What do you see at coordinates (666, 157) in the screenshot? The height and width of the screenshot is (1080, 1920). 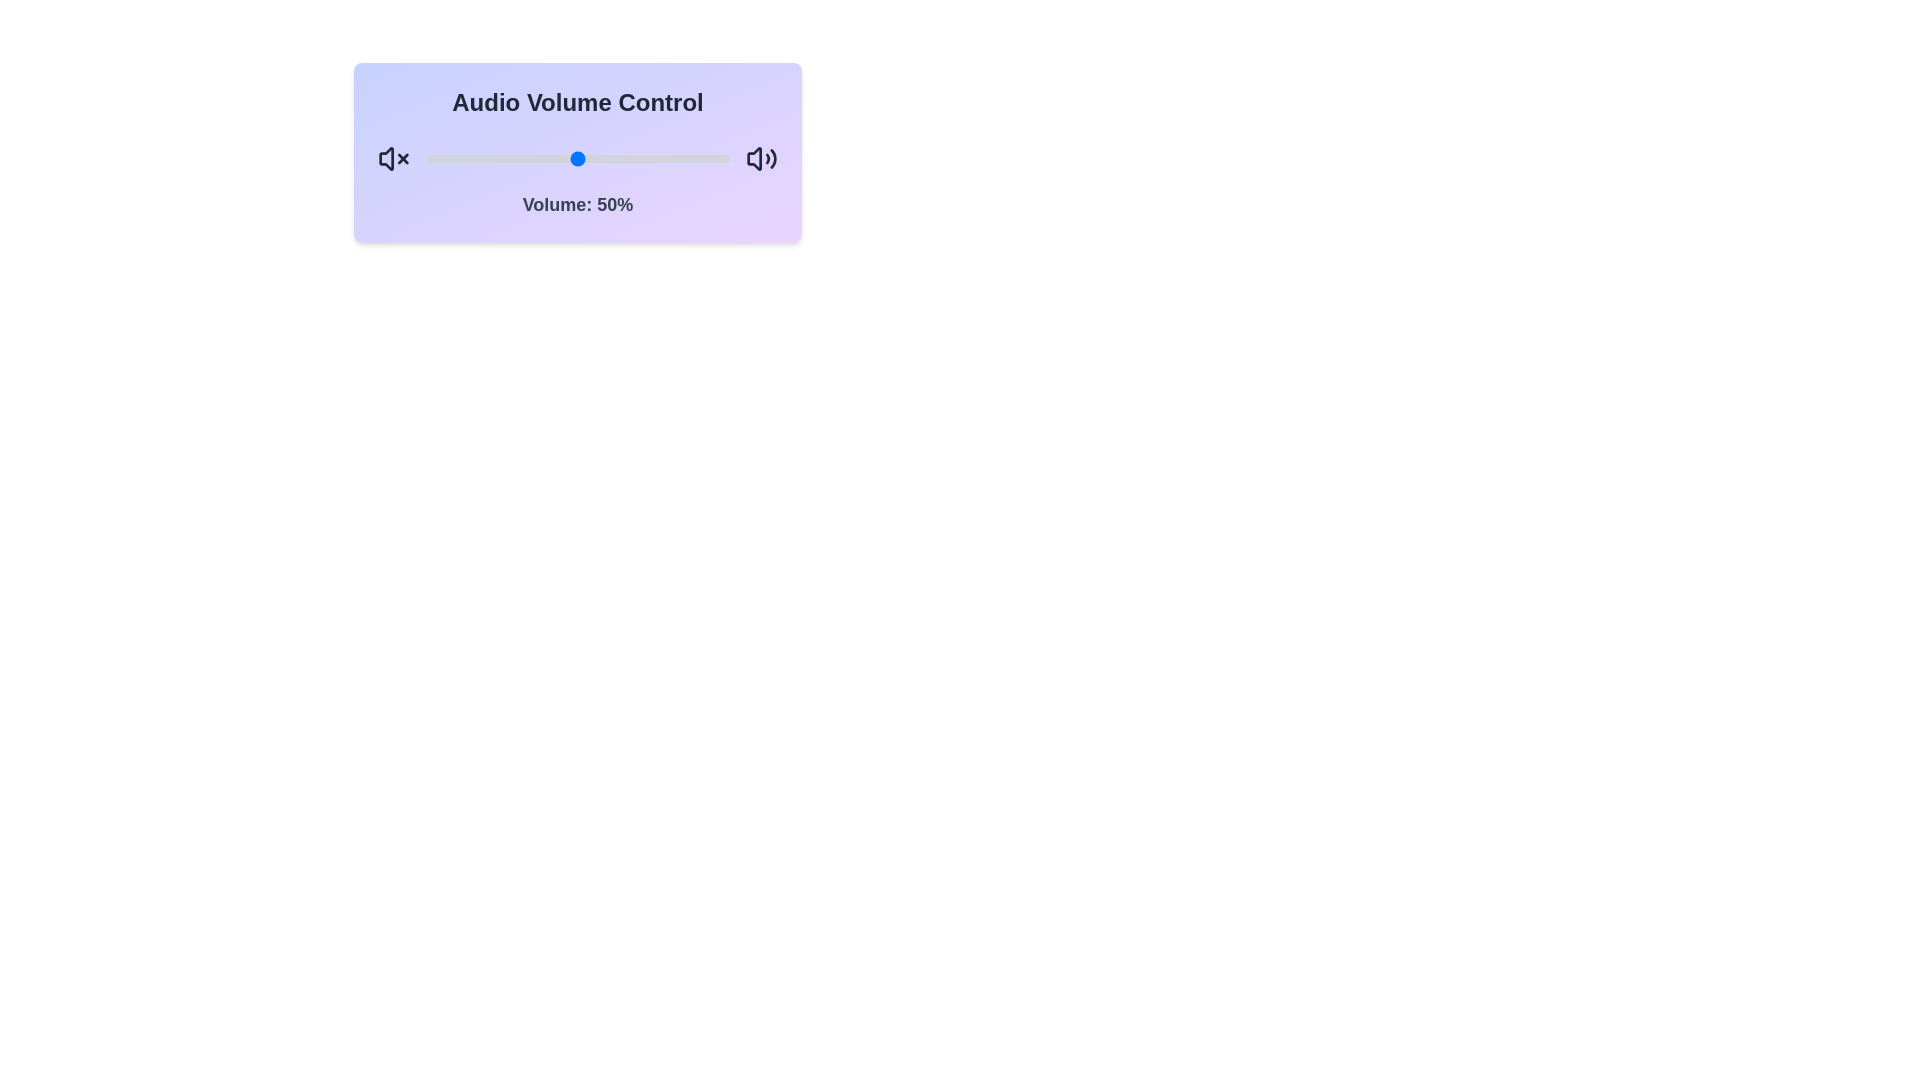 I see `the volume slider to set the volume to 79%` at bounding box center [666, 157].